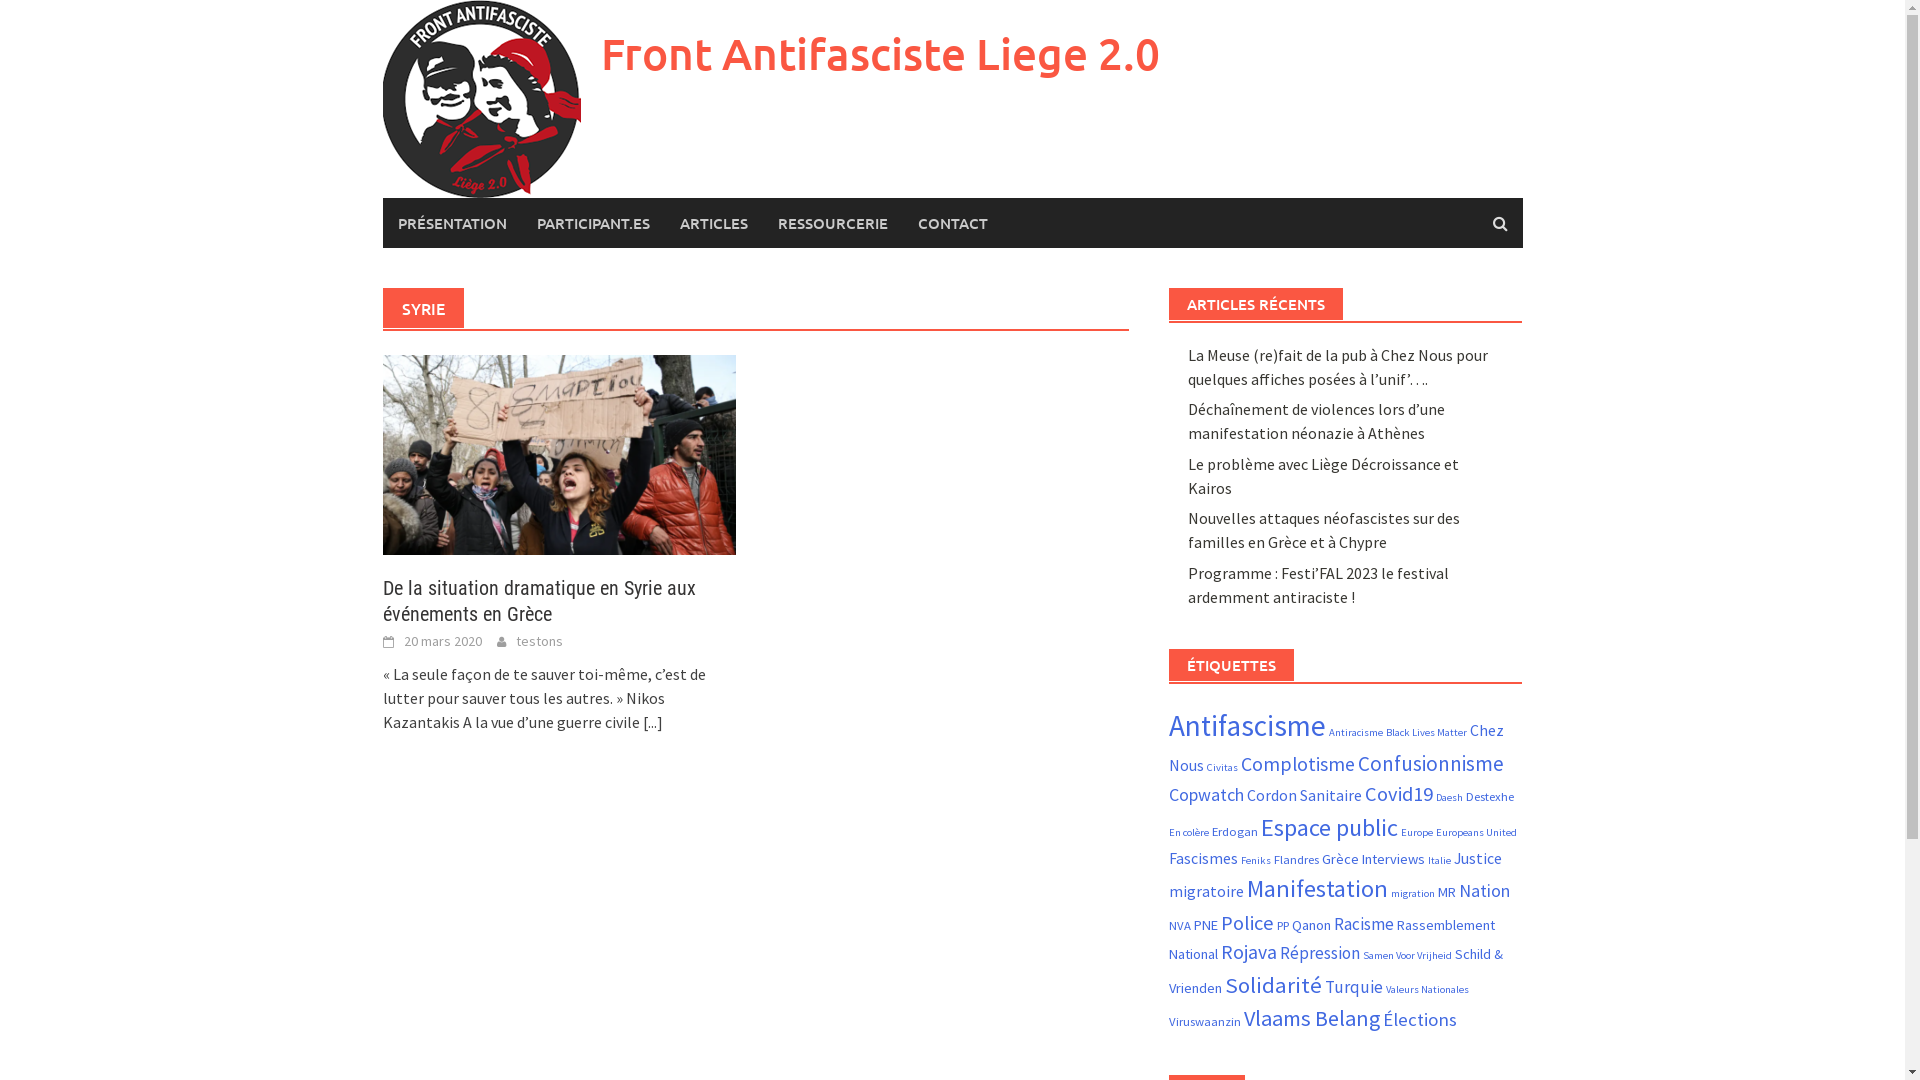  What do you see at coordinates (1406, 954) in the screenshot?
I see `'Samen Voor Vrijheid'` at bounding box center [1406, 954].